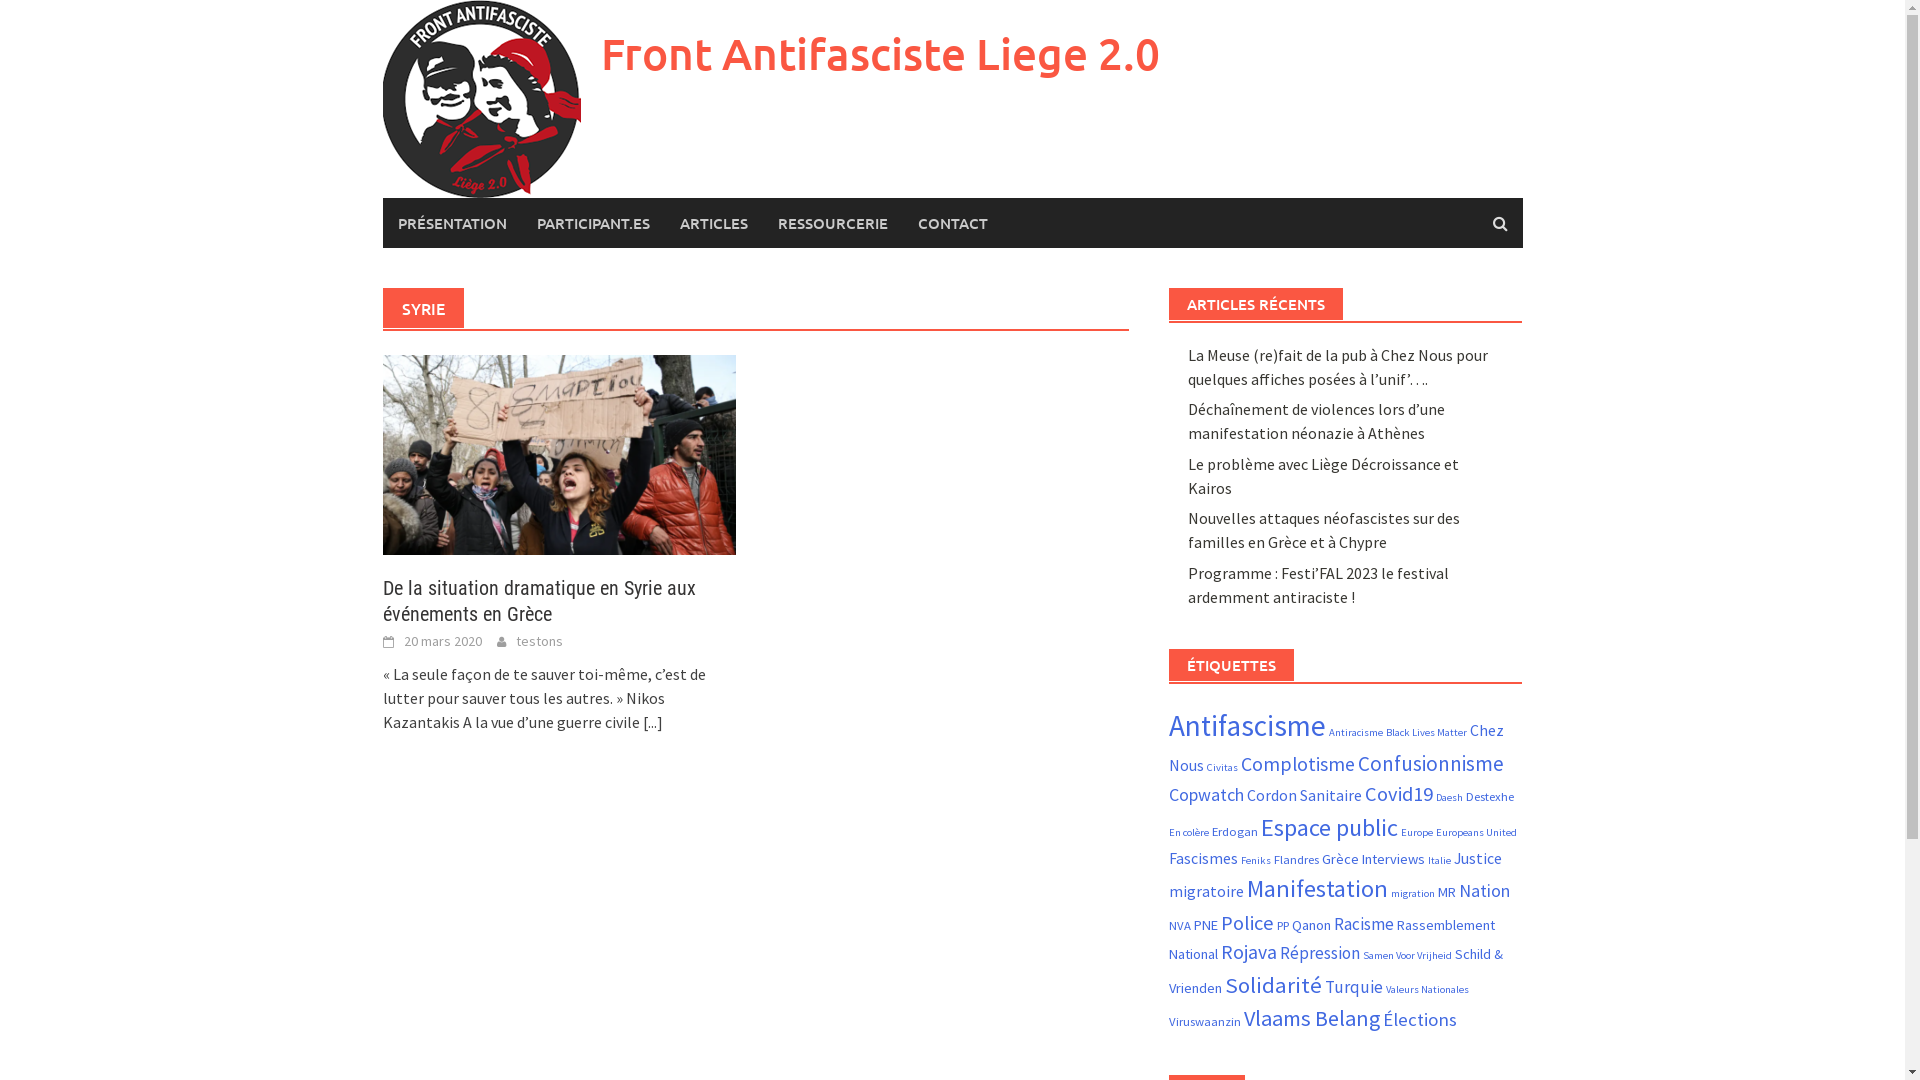  What do you see at coordinates (1406, 954) in the screenshot?
I see `'Samen Voor Vrijheid'` at bounding box center [1406, 954].